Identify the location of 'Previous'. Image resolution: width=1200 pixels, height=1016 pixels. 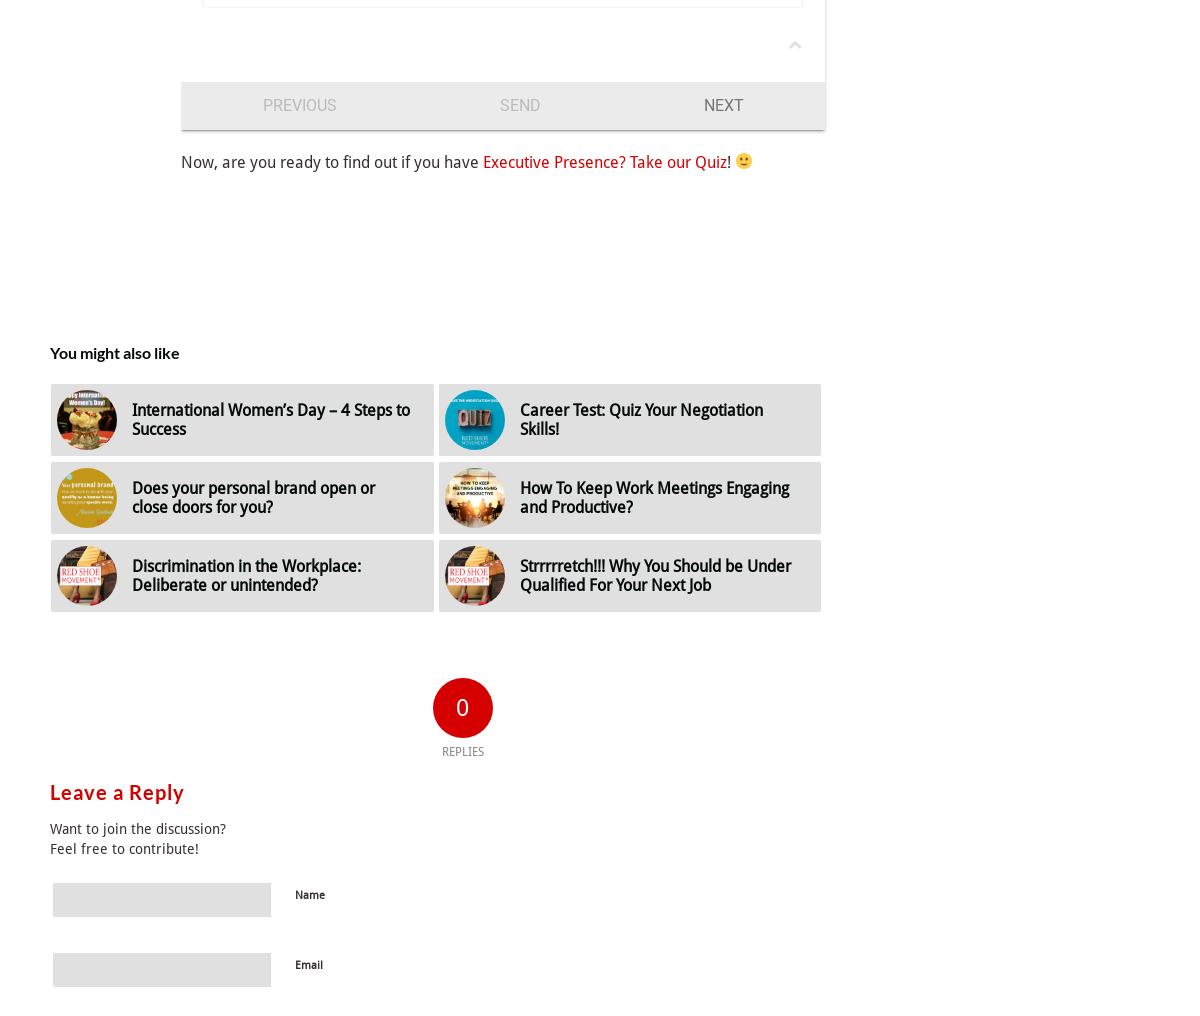
(298, 105).